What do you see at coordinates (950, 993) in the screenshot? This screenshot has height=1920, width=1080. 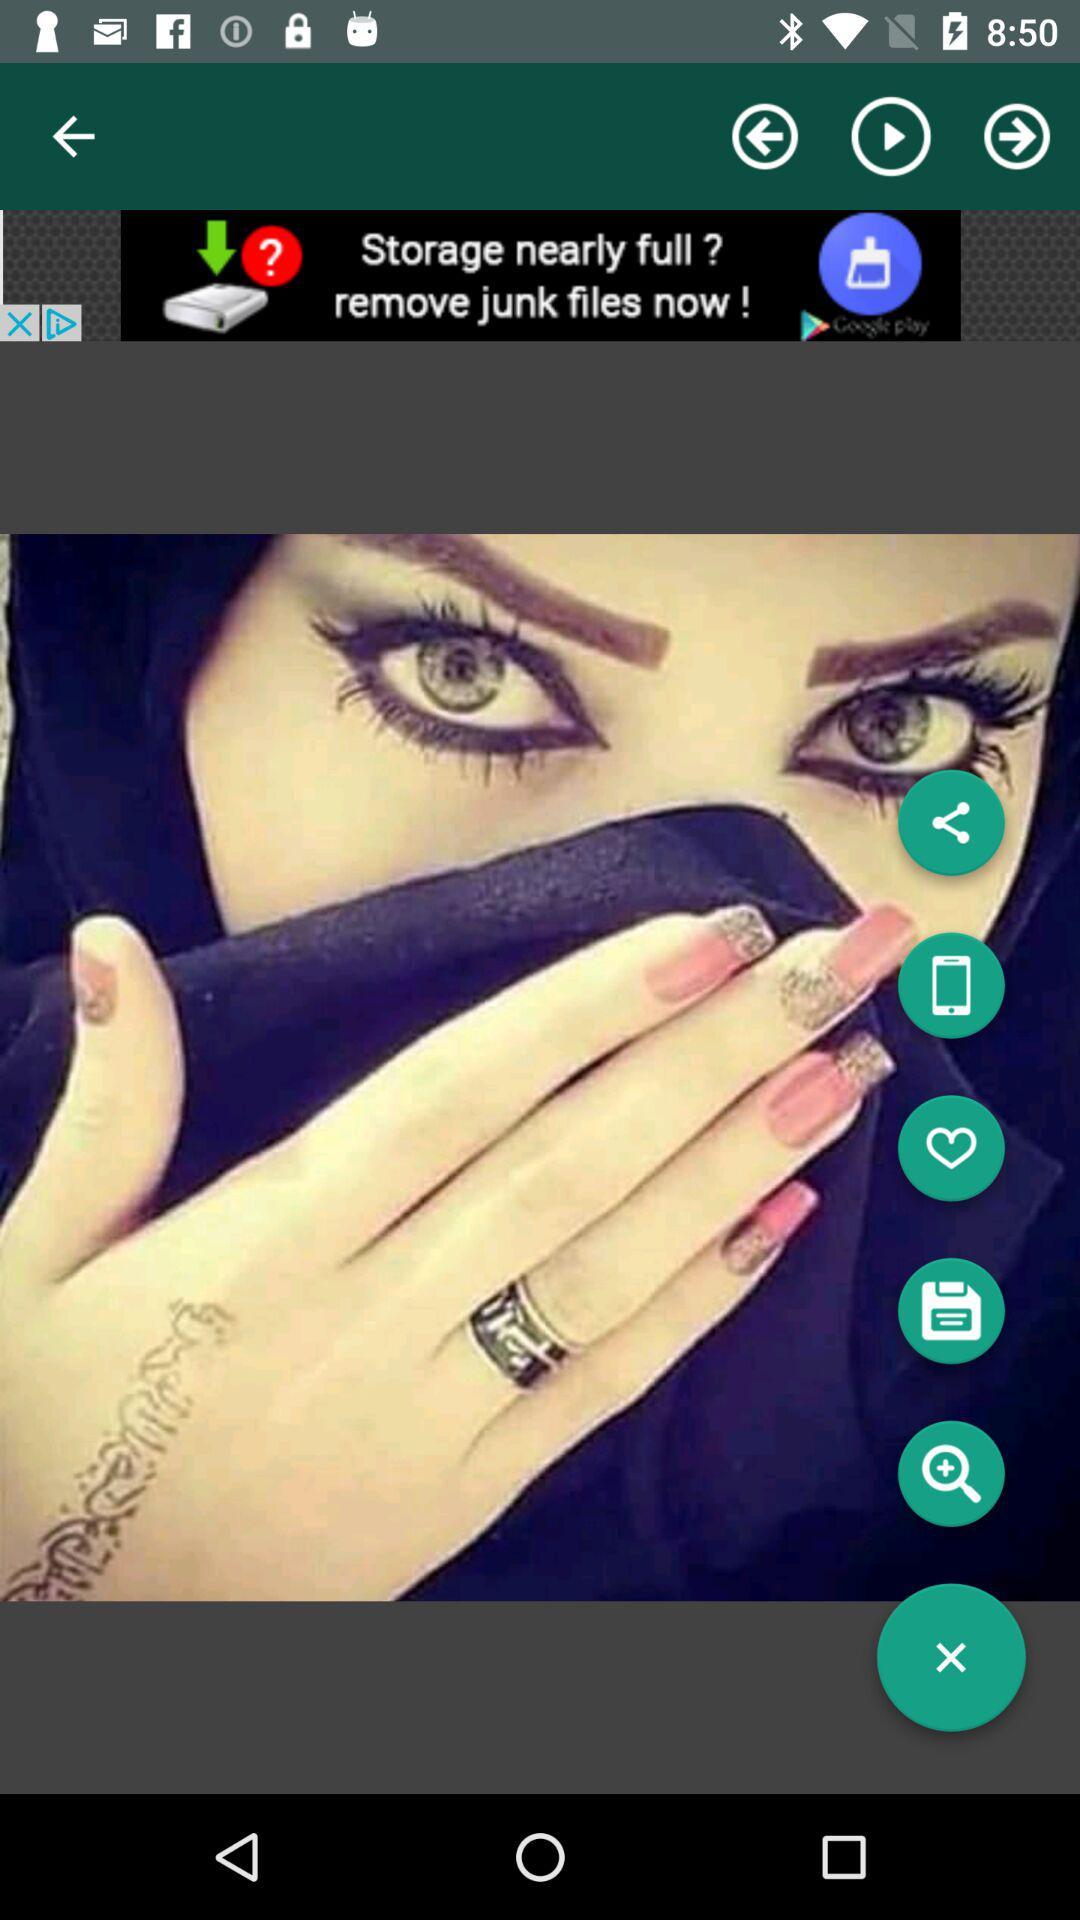 I see `click on phone icon` at bounding box center [950, 993].